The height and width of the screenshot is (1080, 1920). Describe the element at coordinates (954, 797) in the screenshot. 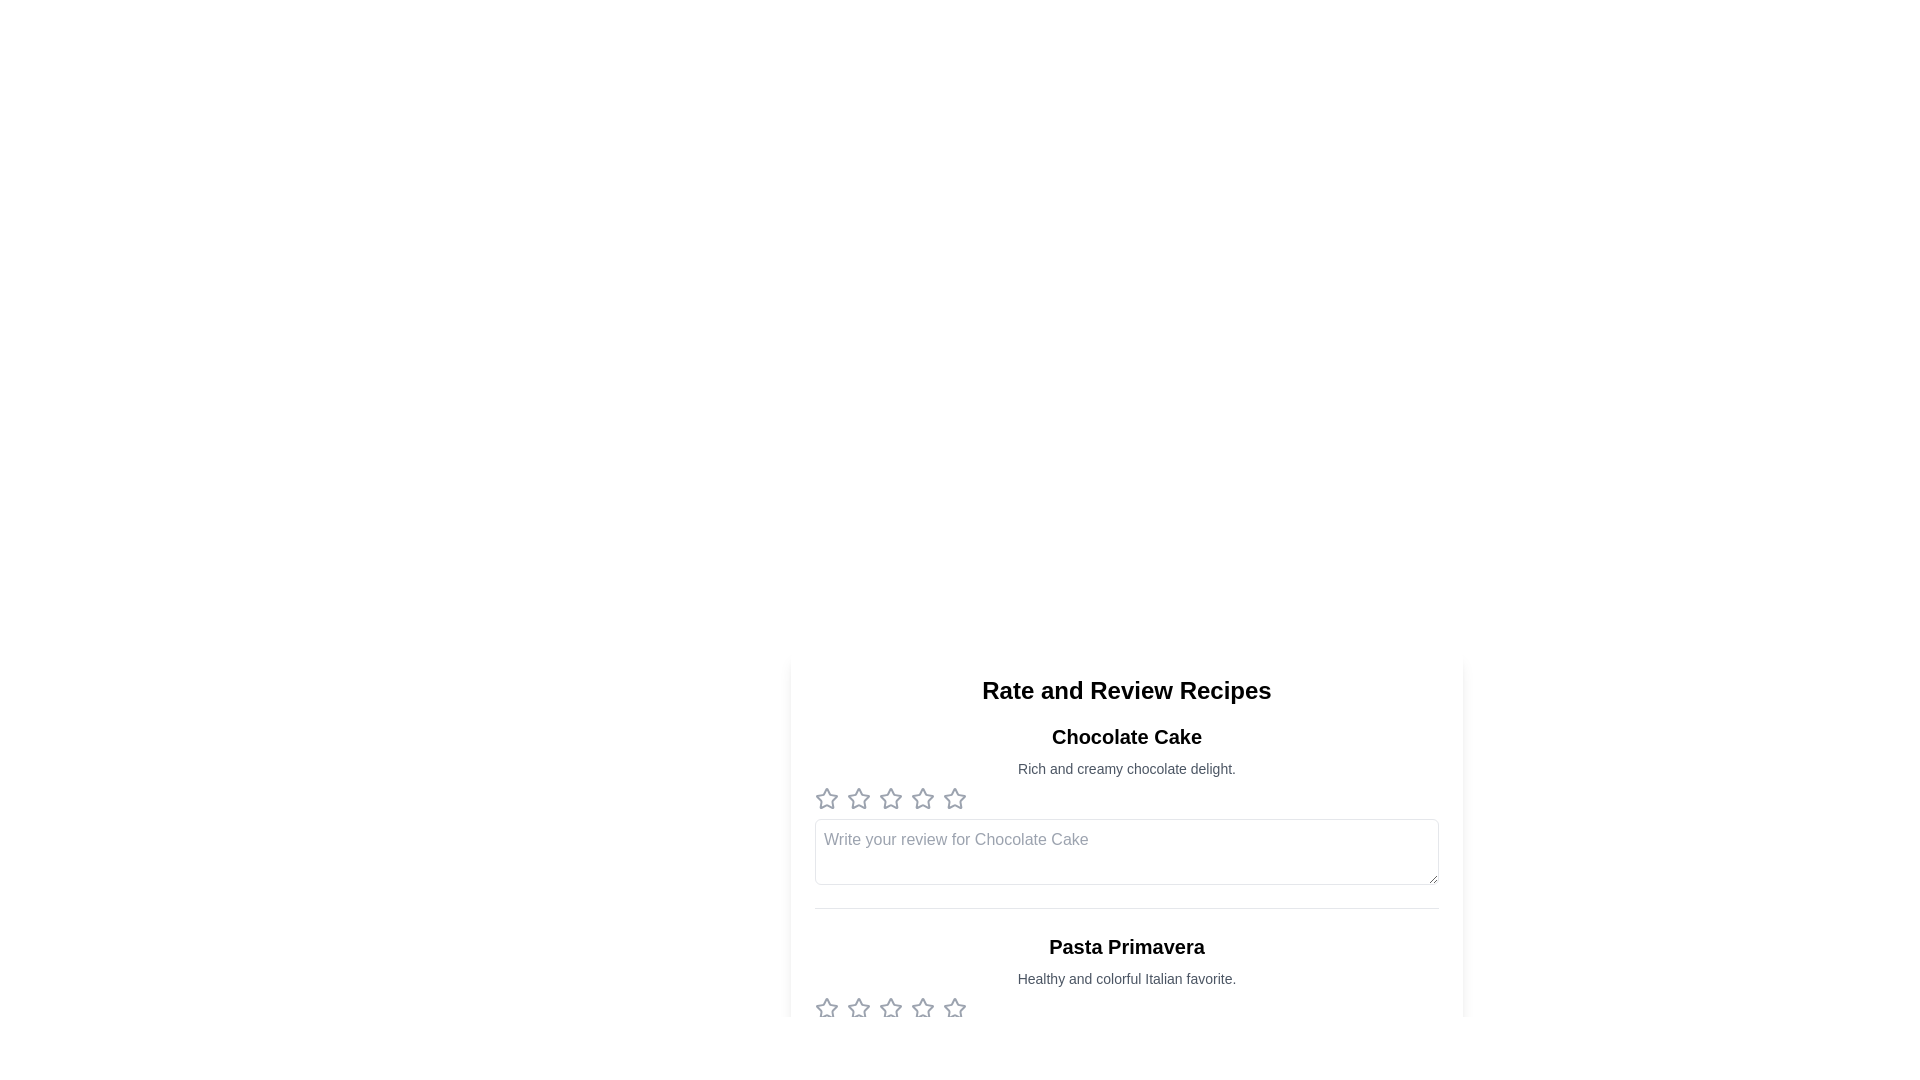

I see `the fifth star in the horizontal row of rating stars below the 'Chocolate Cake' title to rate the recipe` at that location.